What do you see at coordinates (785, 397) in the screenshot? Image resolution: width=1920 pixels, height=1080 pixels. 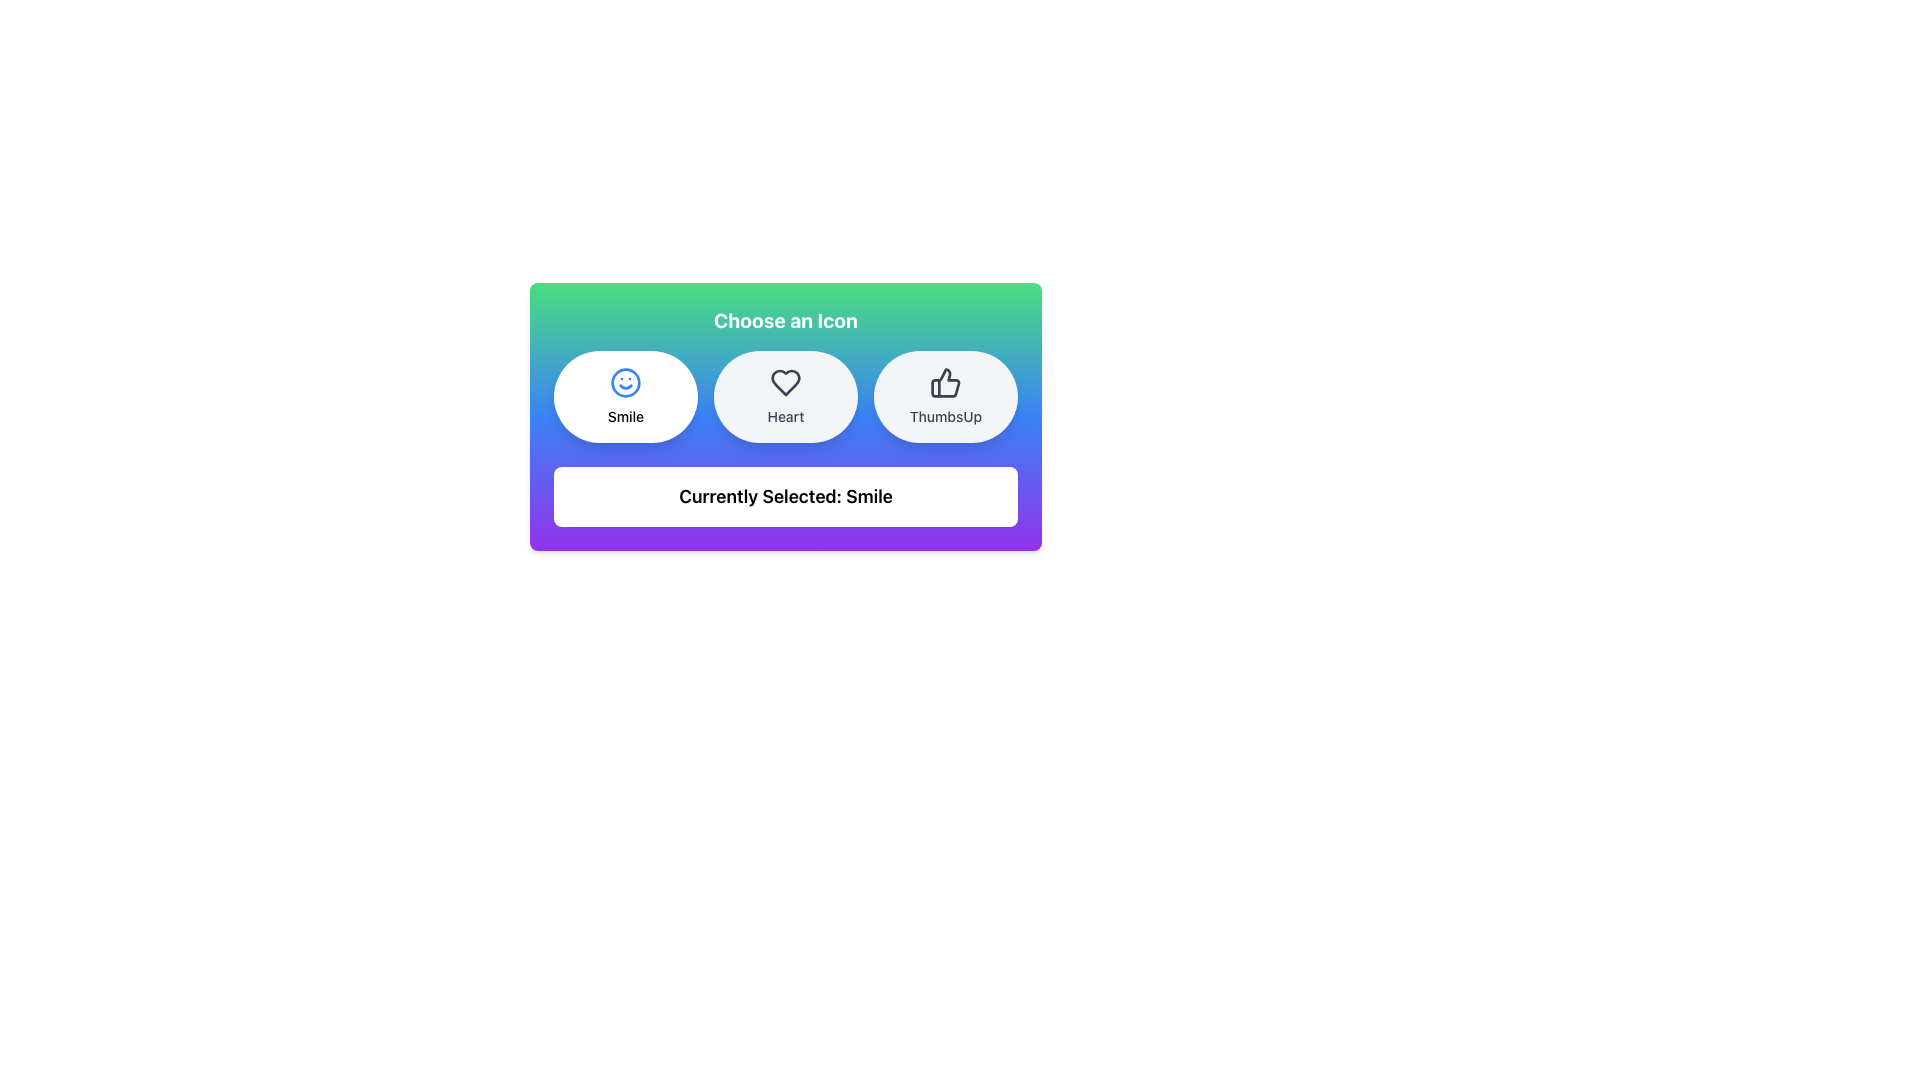 I see `the circular button with a heart-shaped icon and the text 'Heart' displayed below it` at bounding box center [785, 397].